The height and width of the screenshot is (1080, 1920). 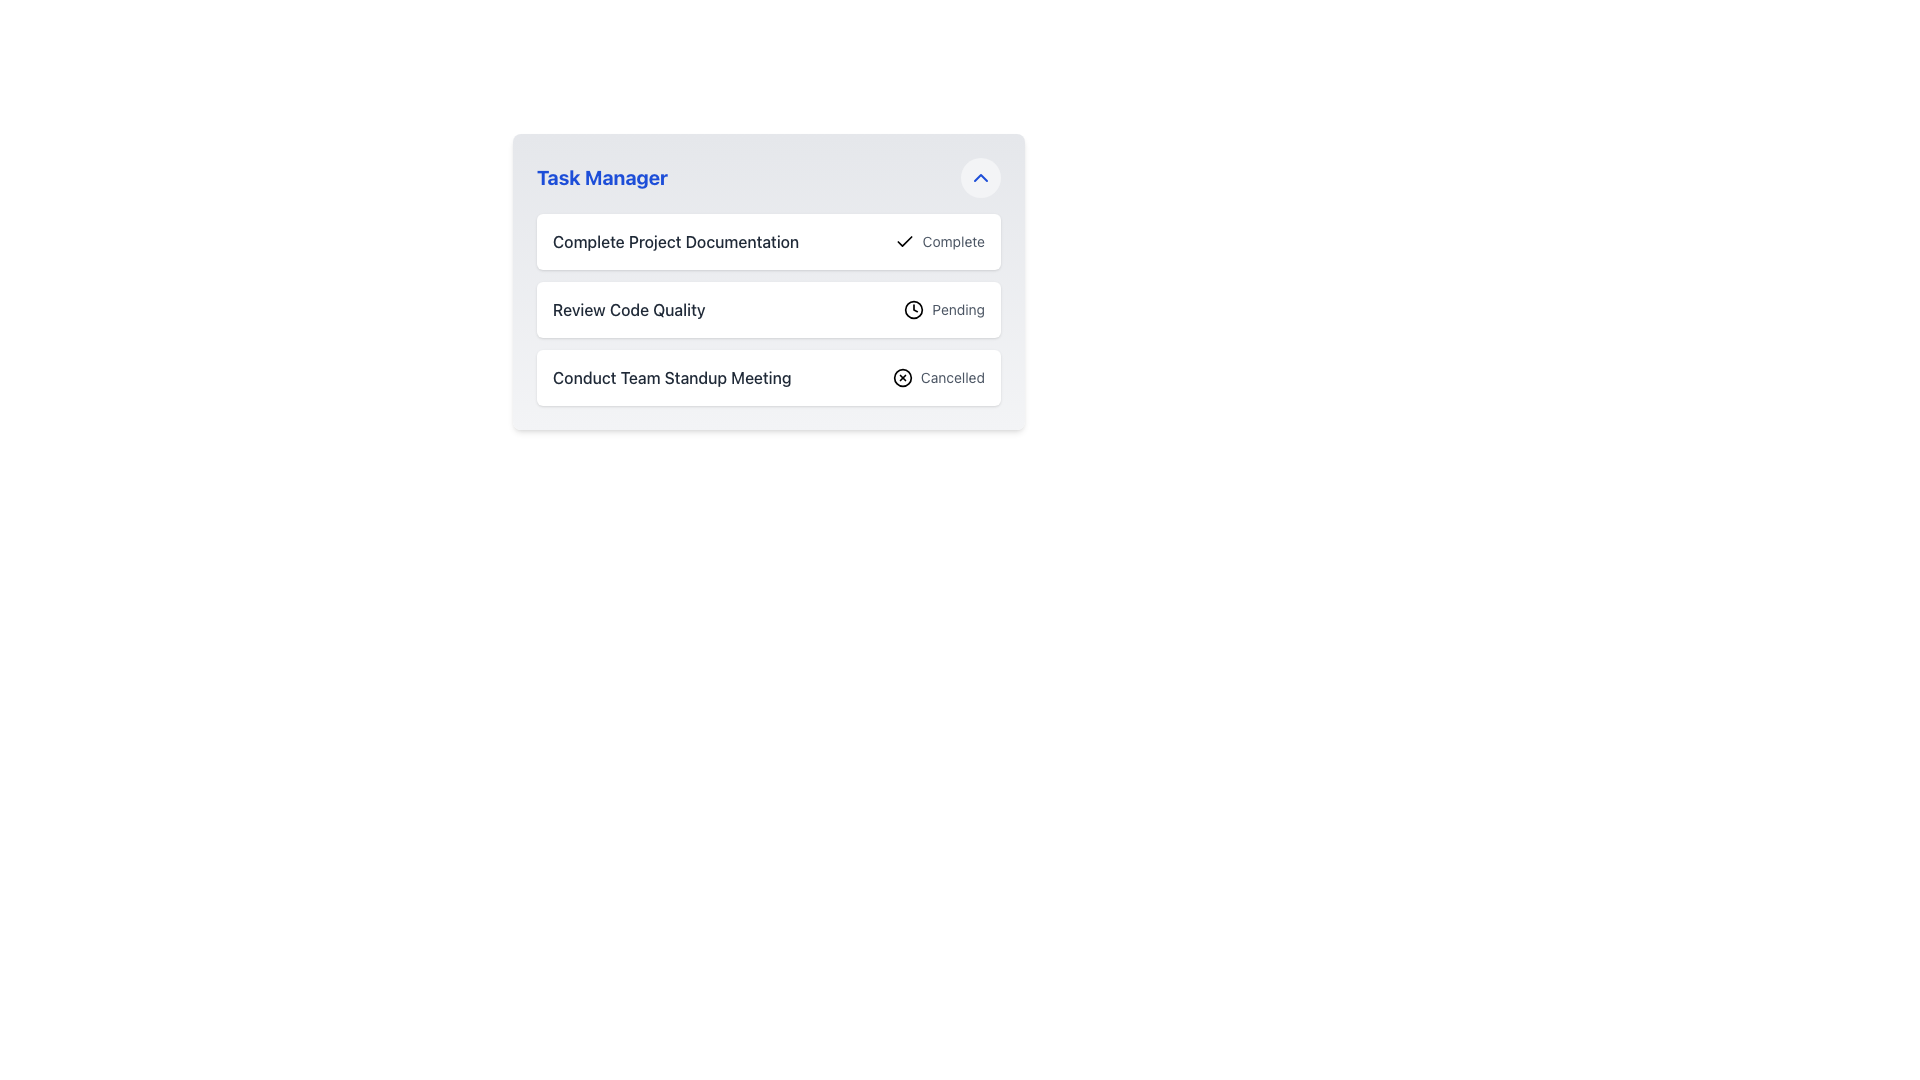 I want to click on the button with an upward arrow icon located in the upper-right corner of the 'Task Manager' card, so click(x=980, y=176).